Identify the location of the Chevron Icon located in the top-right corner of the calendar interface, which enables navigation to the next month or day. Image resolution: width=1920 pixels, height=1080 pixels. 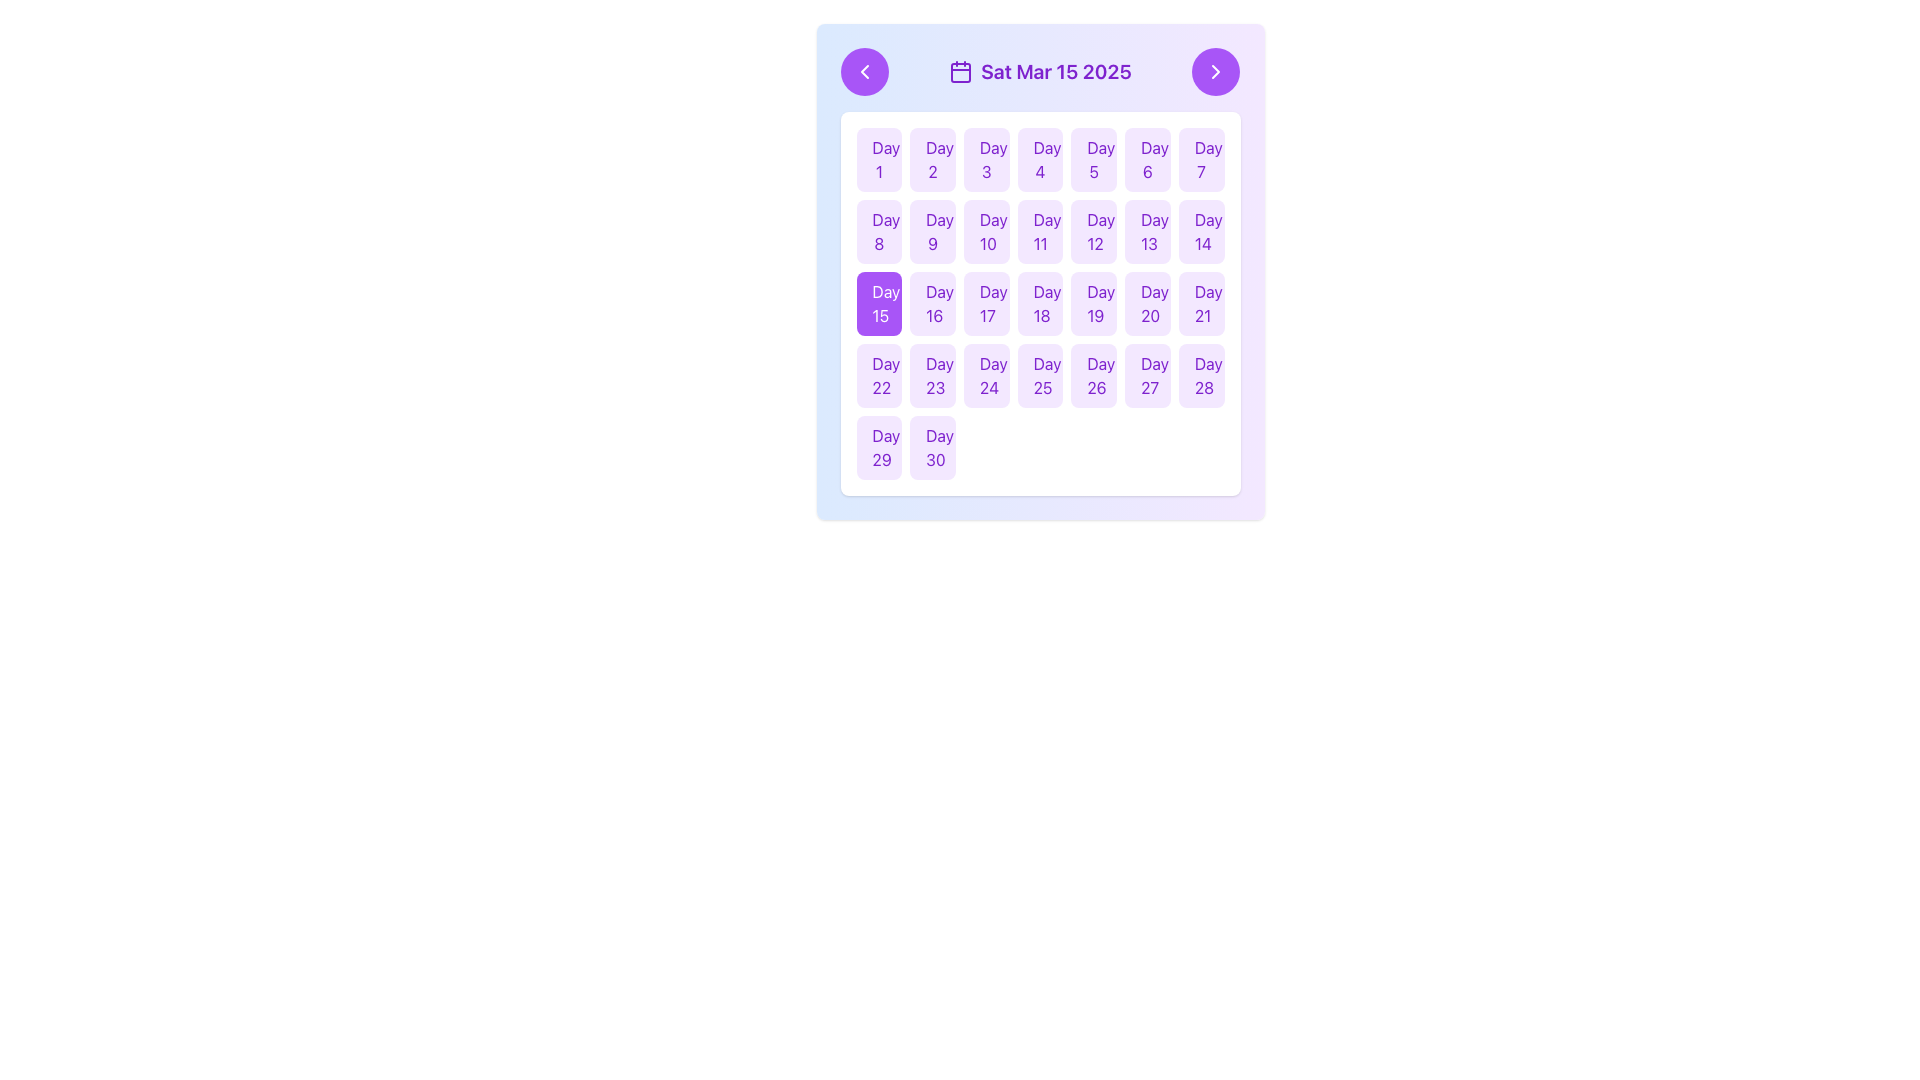
(1215, 71).